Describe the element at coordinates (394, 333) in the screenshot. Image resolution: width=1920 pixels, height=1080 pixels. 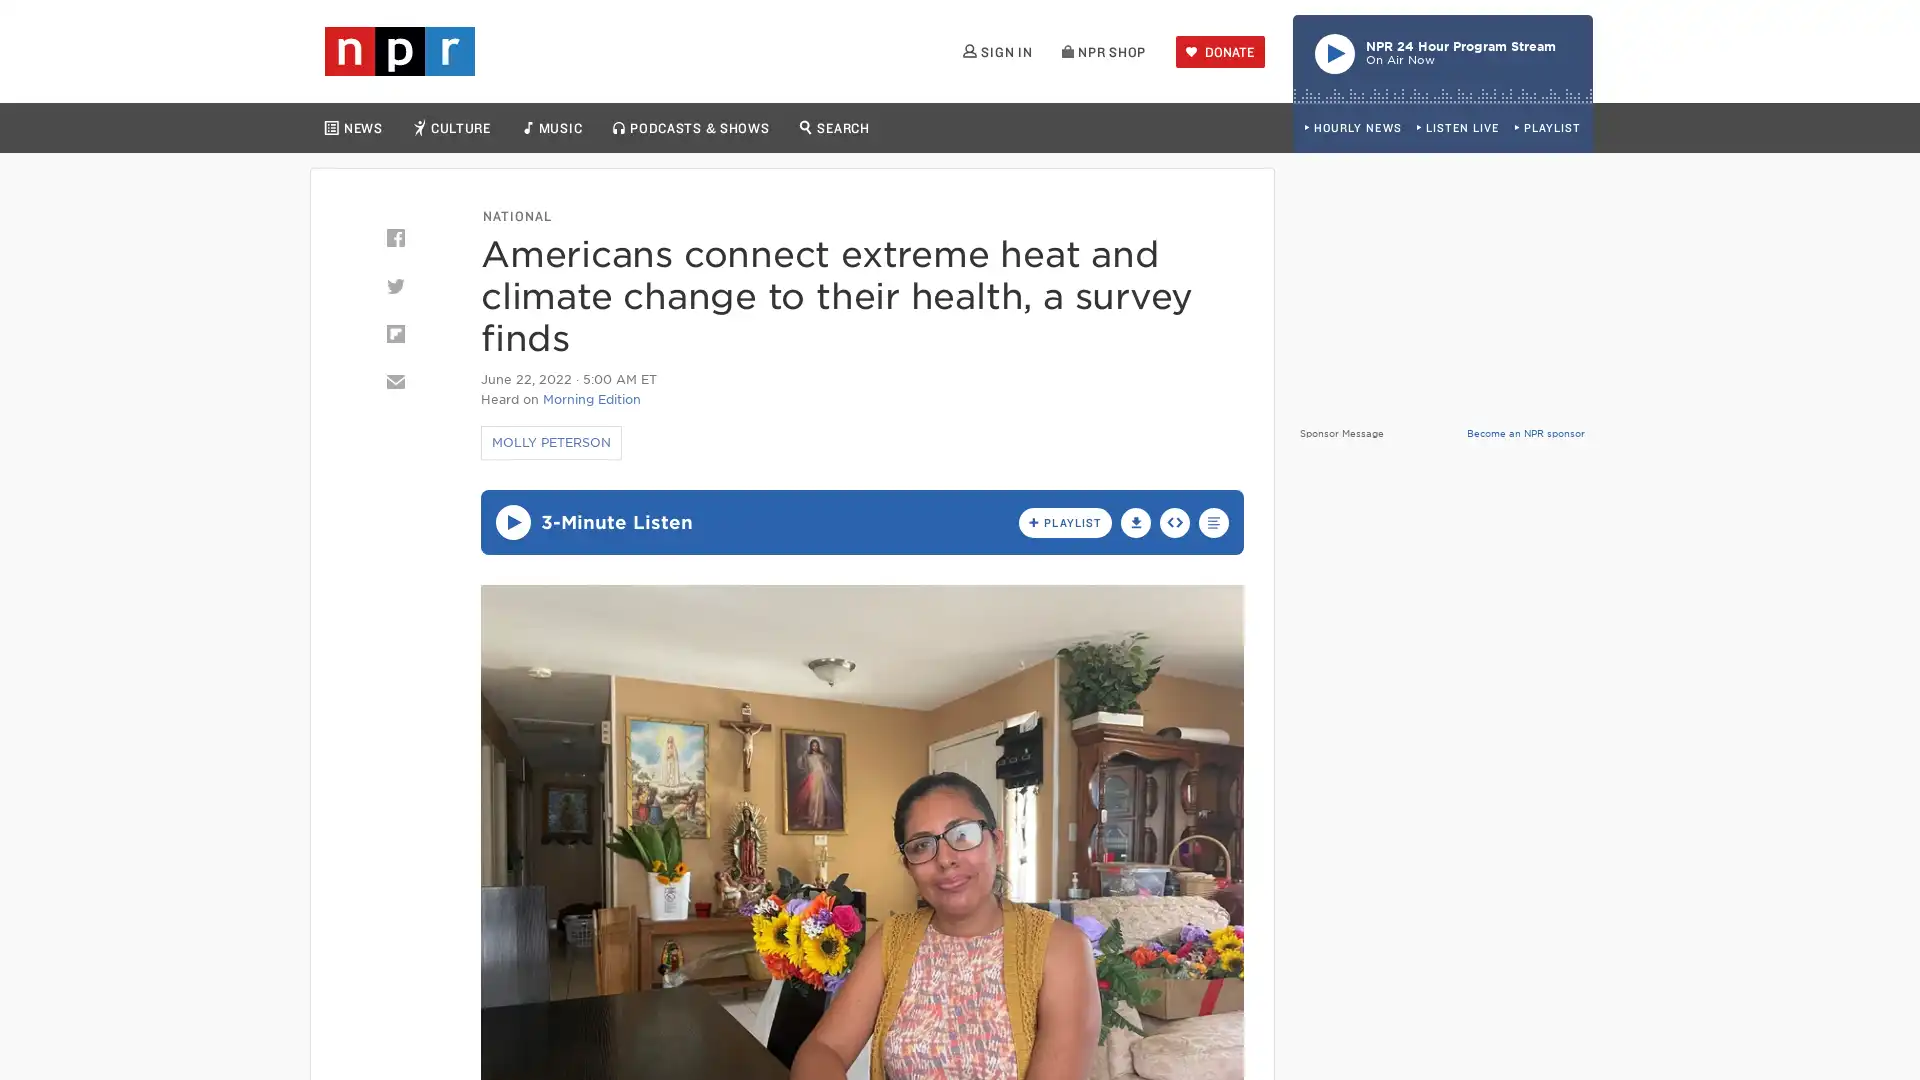
I see `Flipboard` at that location.